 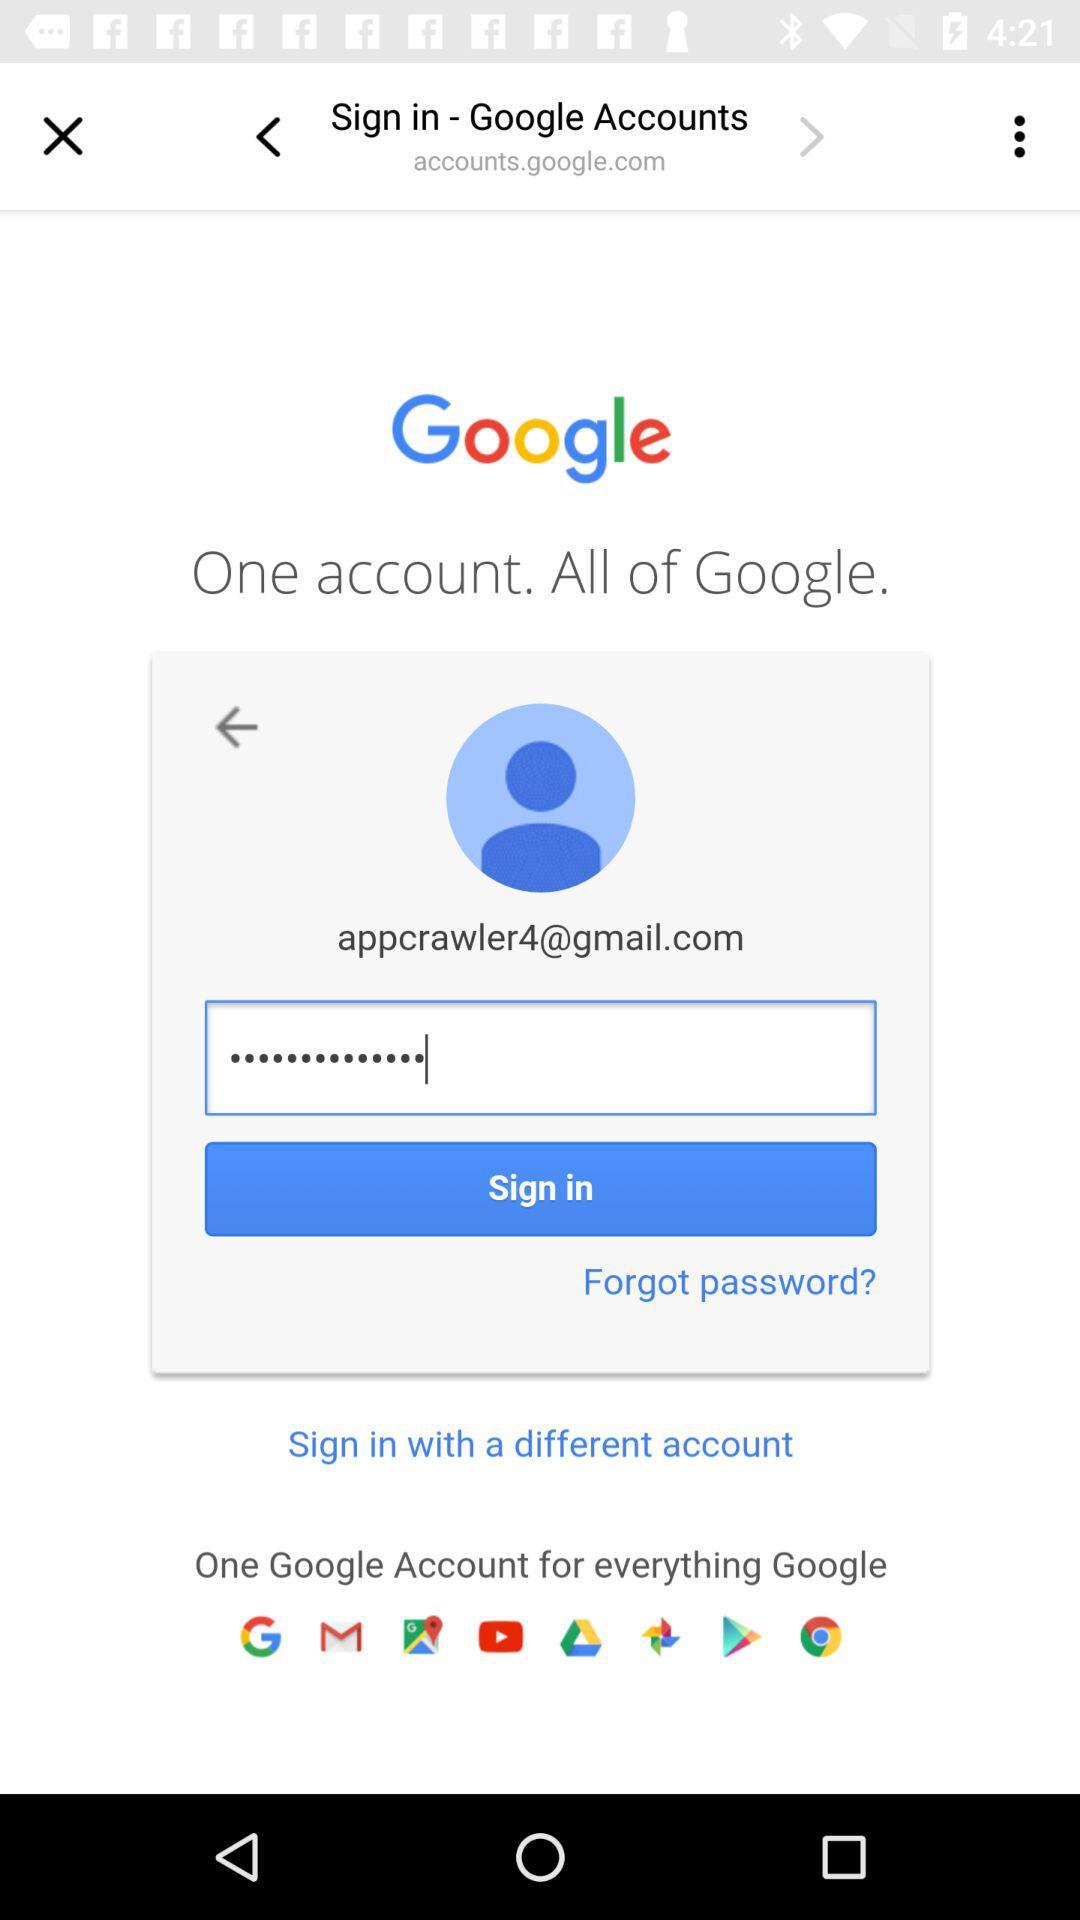 What do you see at coordinates (1017, 135) in the screenshot?
I see `list box` at bounding box center [1017, 135].